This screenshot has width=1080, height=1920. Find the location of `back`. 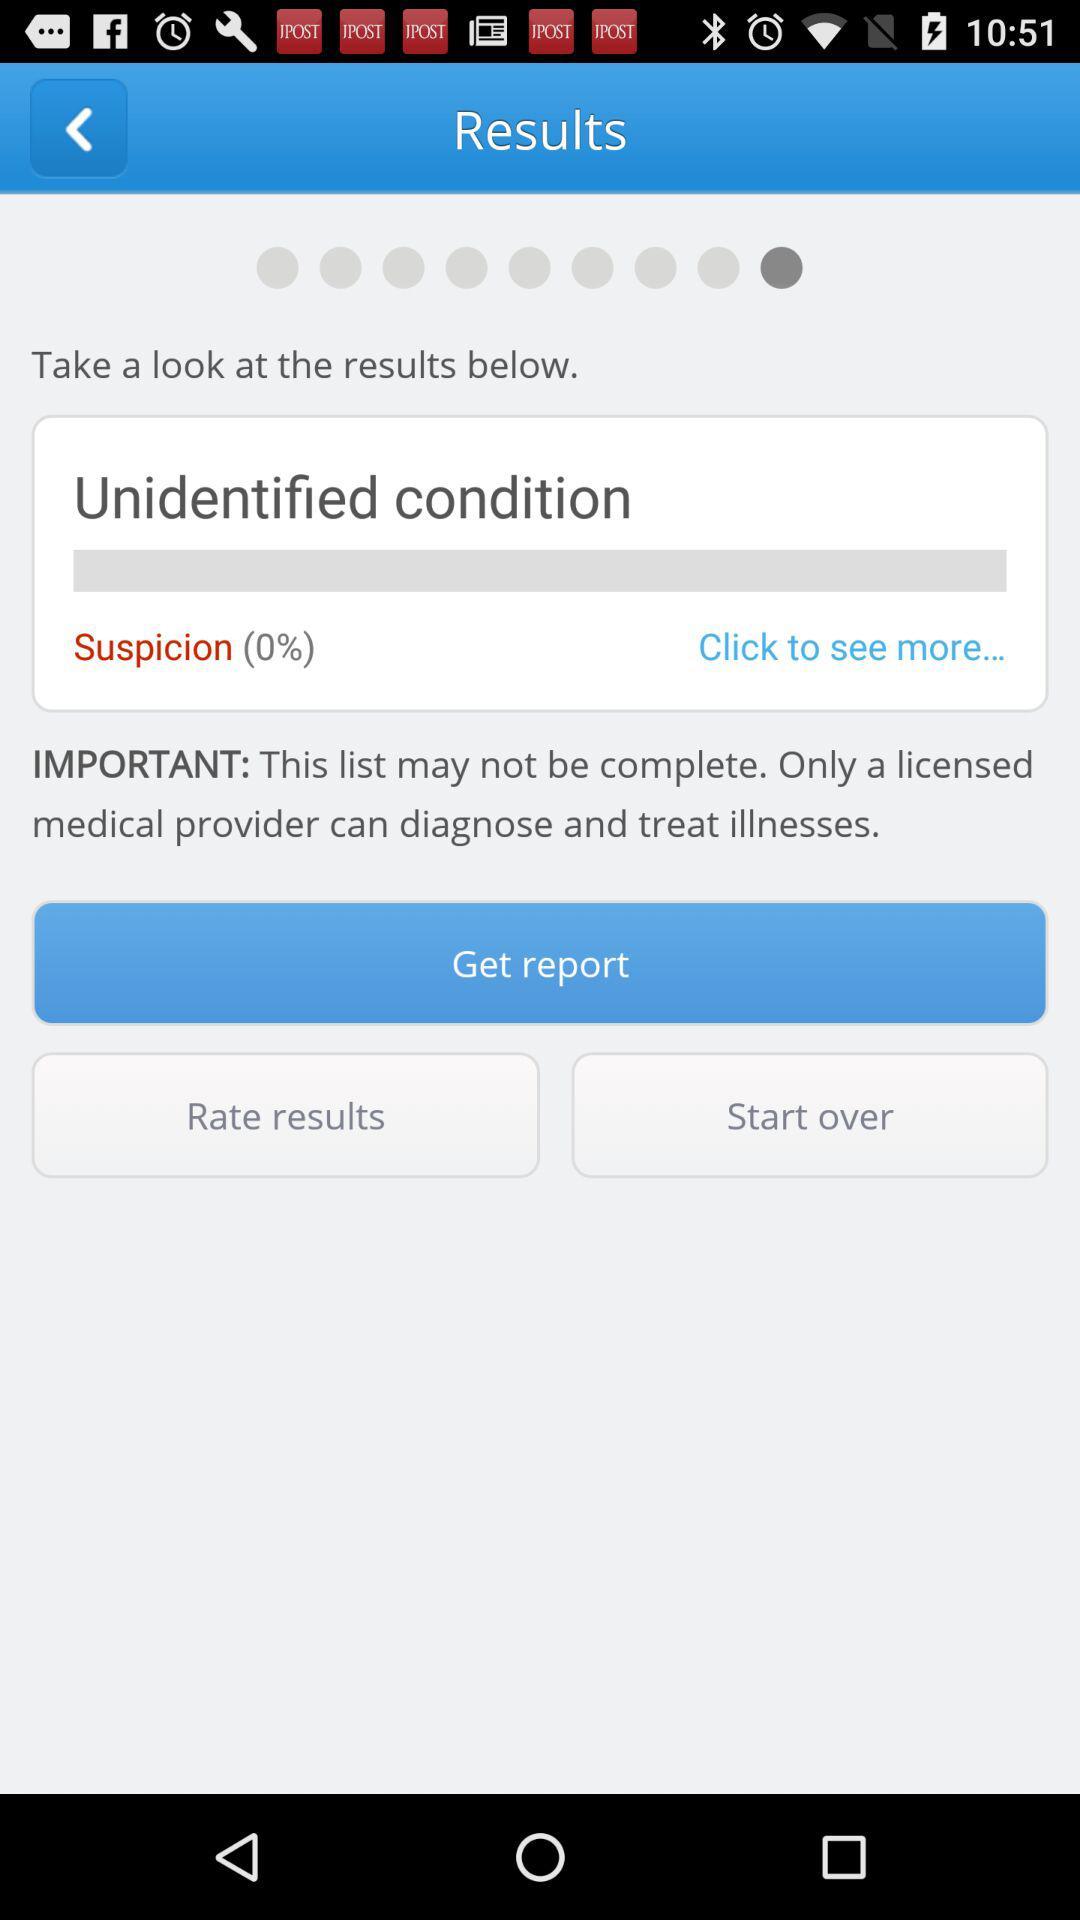

back is located at coordinates (77, 127).